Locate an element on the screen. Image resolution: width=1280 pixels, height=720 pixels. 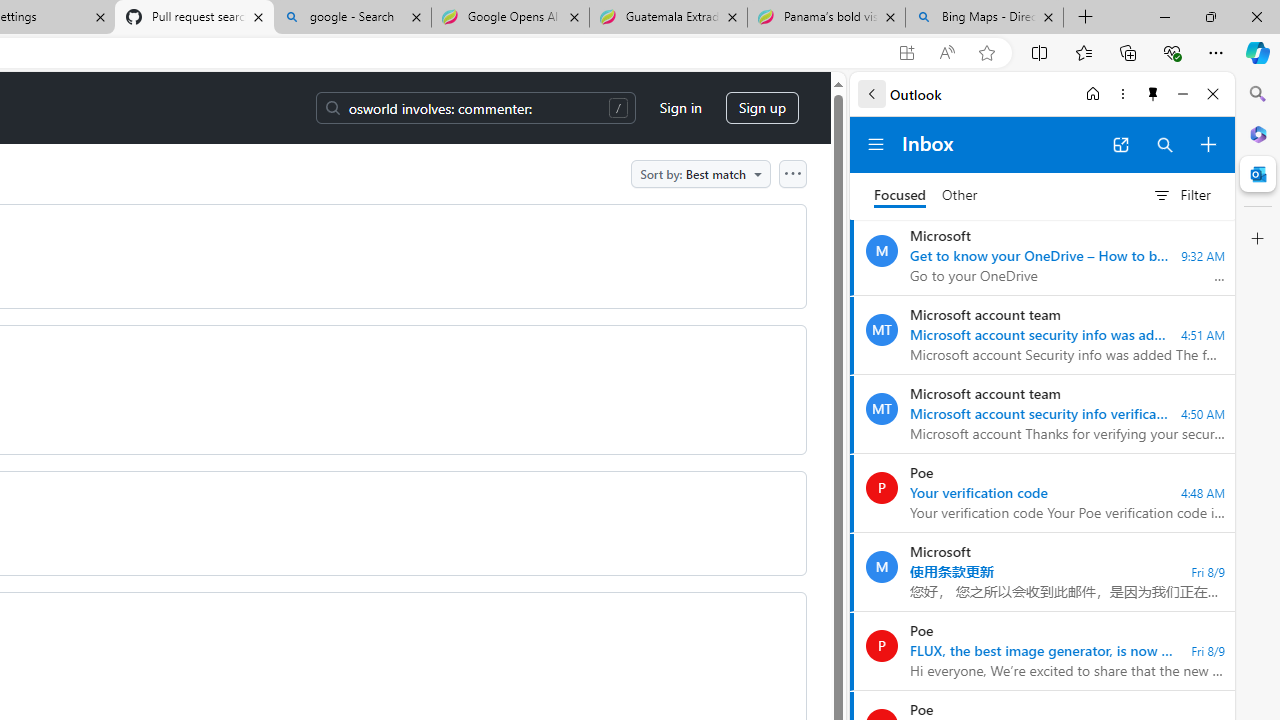
'Focused' is located at coordinates (899, 195).